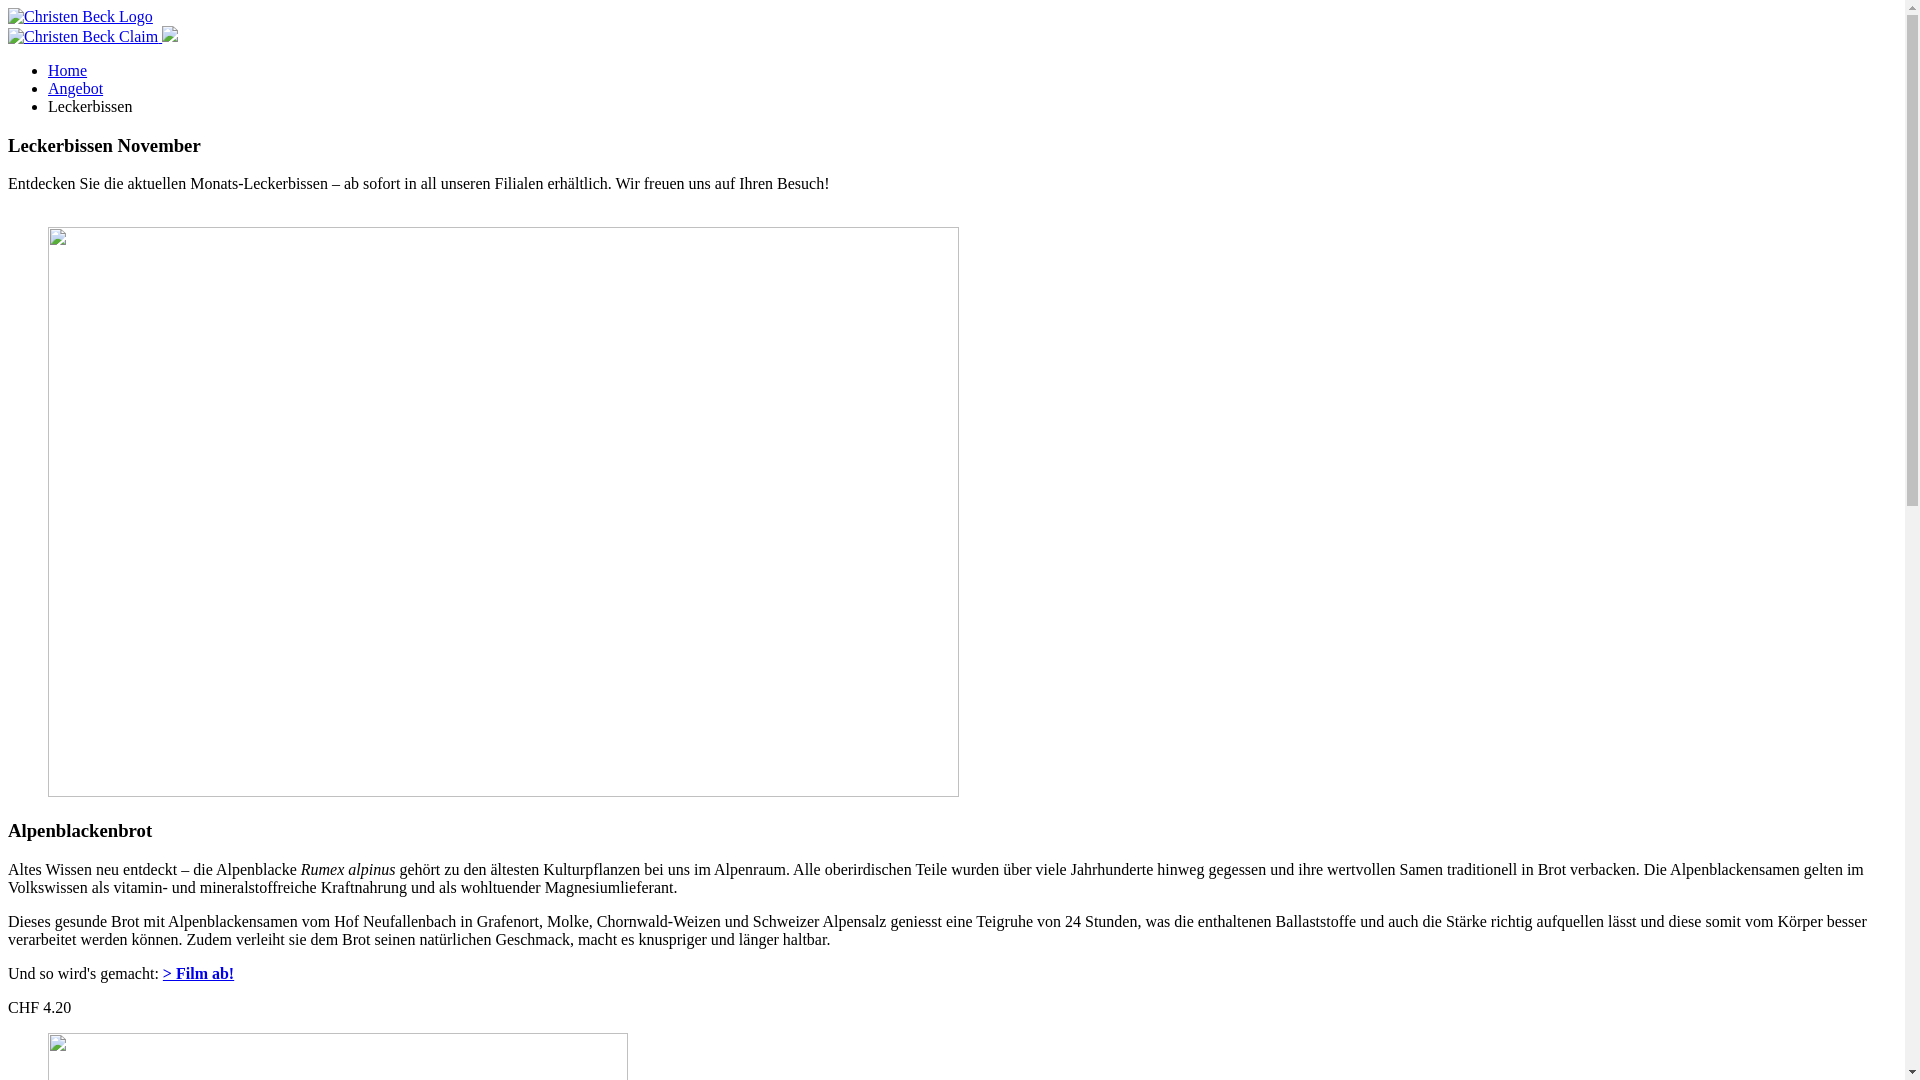  Describe the element at coordinates (75, 87) in the screenshot. I see `'Angebot'` at that location.